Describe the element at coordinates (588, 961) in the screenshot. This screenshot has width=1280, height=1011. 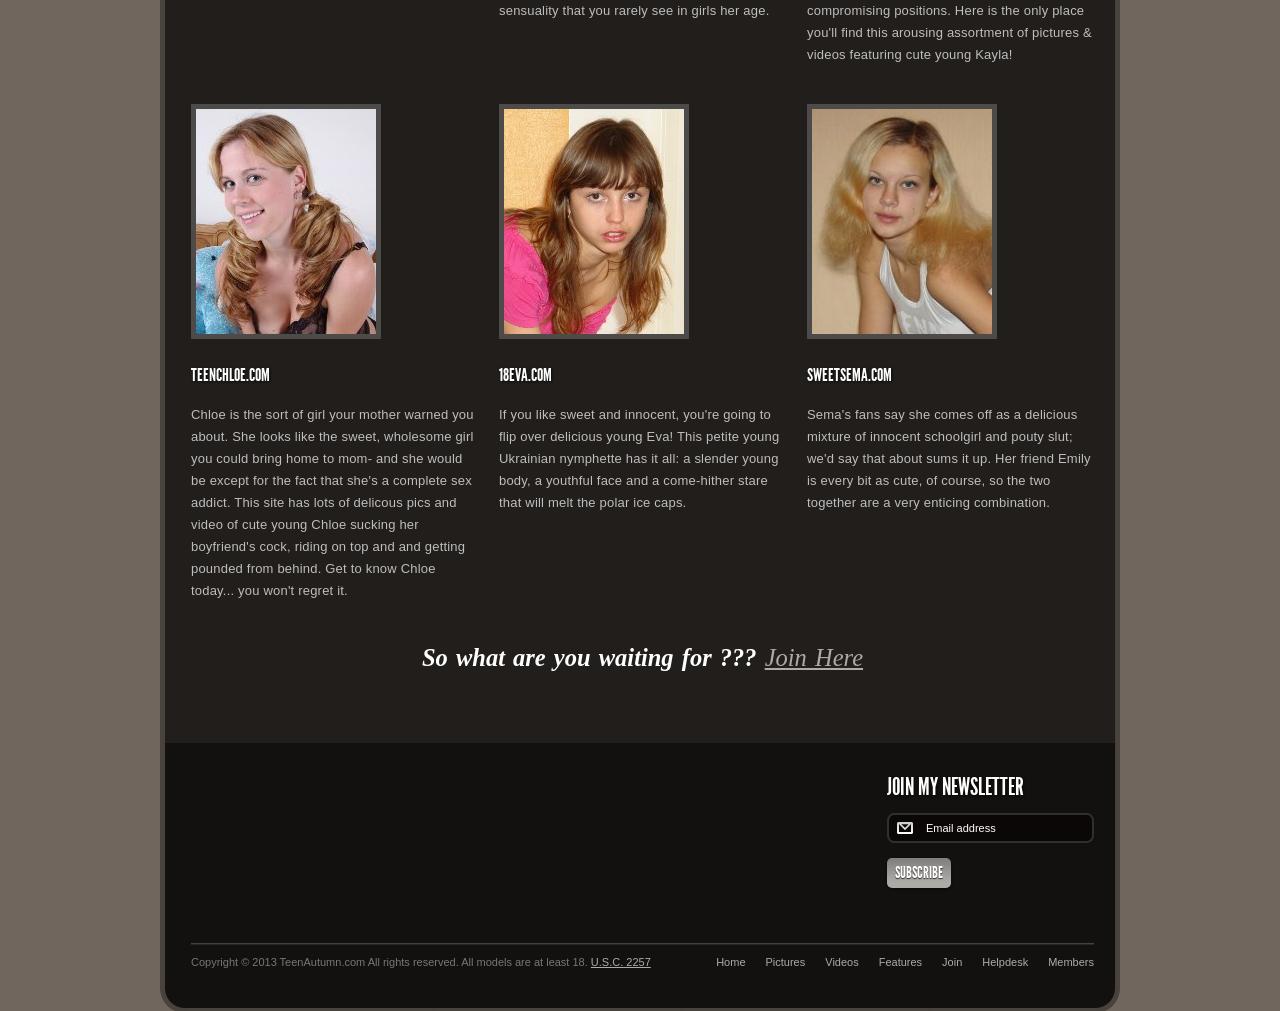
I see `'U.S.C. 2257'` at that location.